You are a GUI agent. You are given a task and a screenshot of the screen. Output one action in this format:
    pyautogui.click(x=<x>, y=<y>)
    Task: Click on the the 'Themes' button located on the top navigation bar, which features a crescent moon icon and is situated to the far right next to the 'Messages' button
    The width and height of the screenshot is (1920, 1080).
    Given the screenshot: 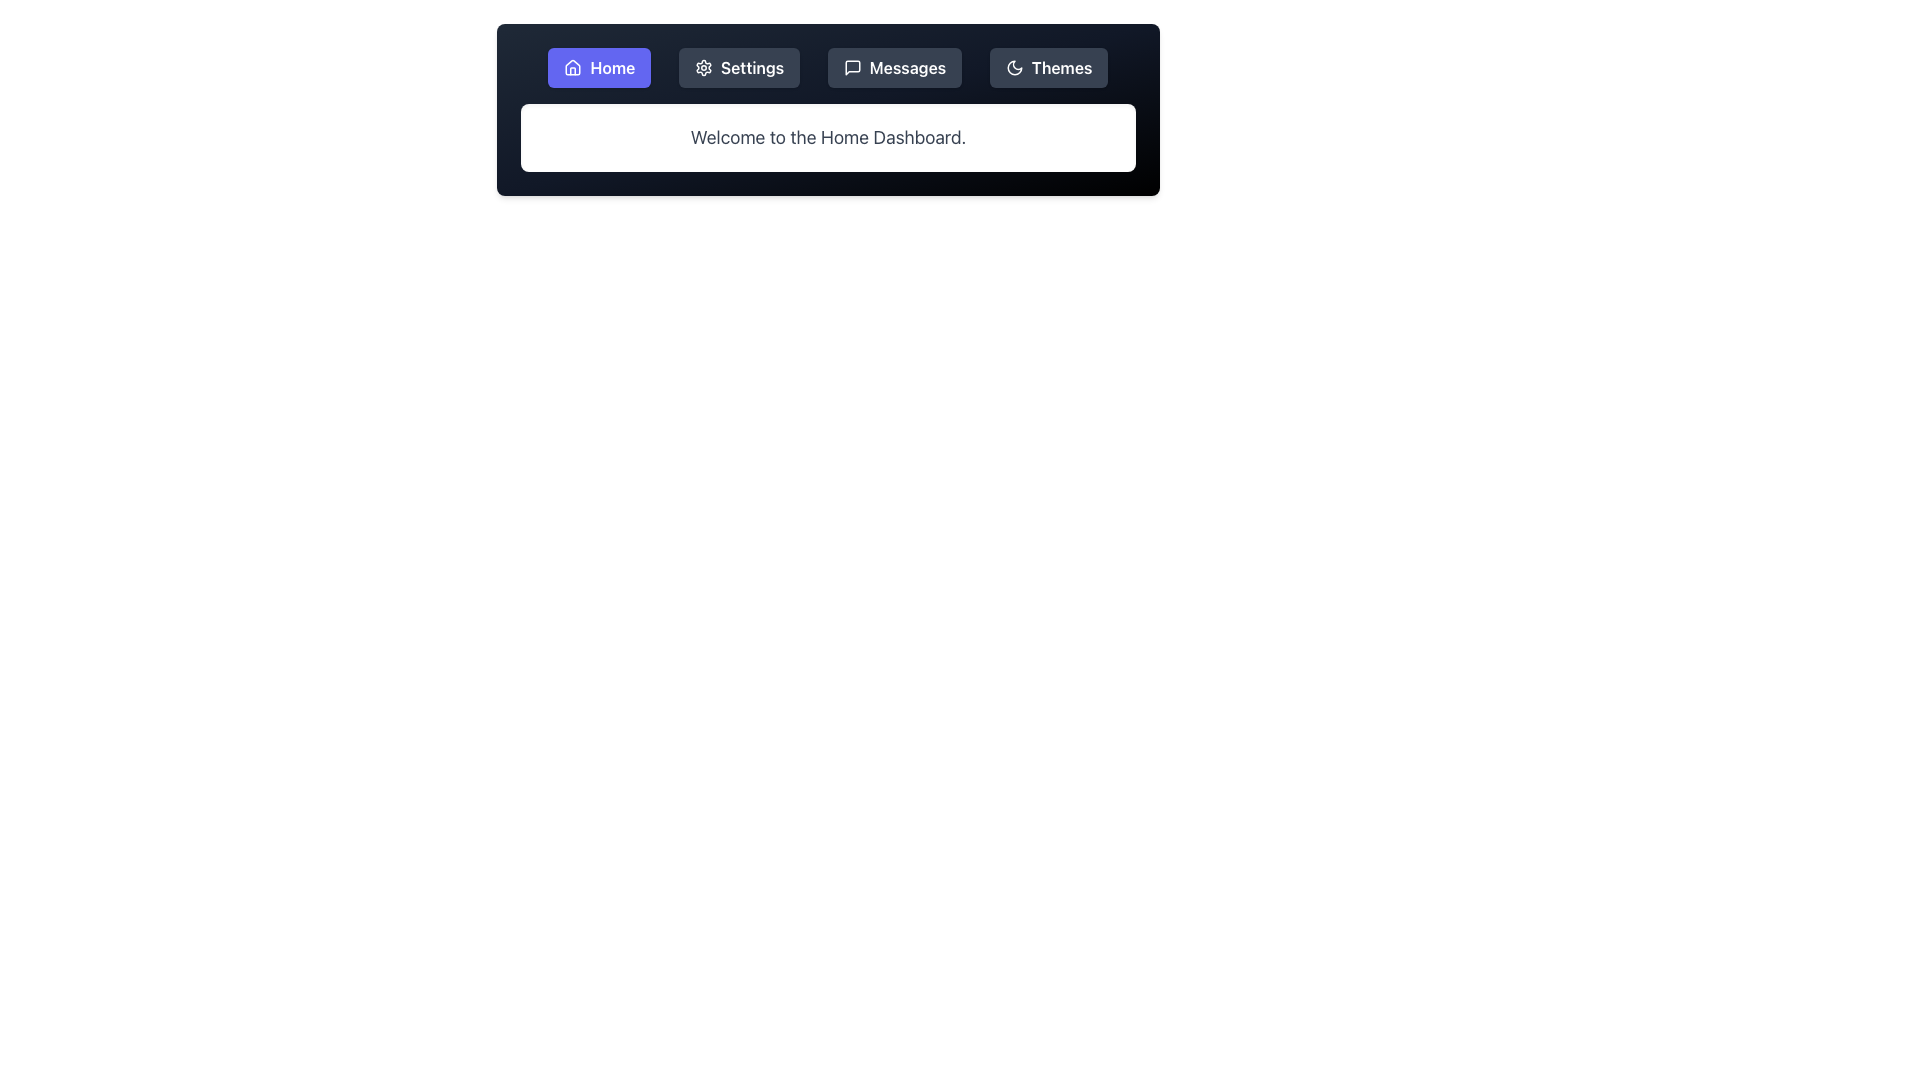 What is the action you would take?
    pyautogui.click(x=1048, y=67)
    